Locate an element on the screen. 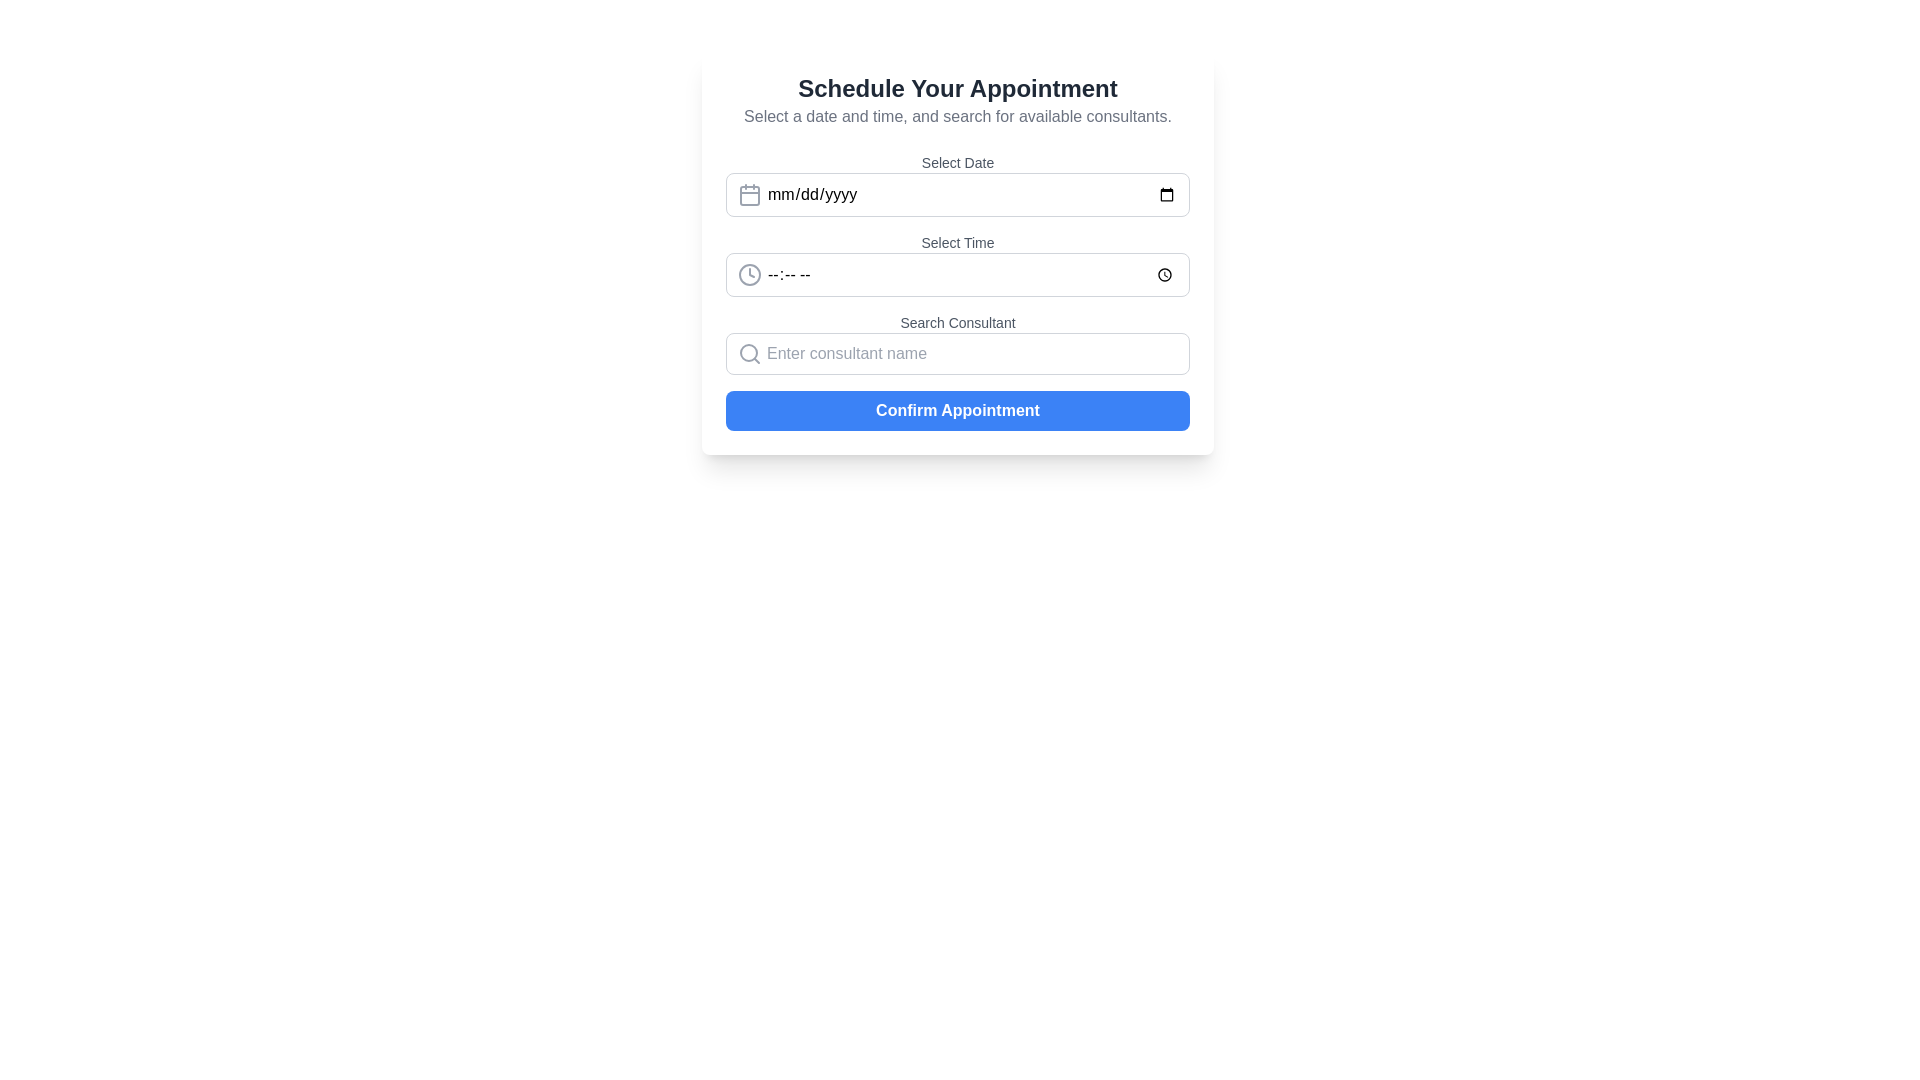 Image resolution: width=1920 pixels, height=1080 pixels. the Date Picker input to focus it for date selection is located at coordinates (957, 185).